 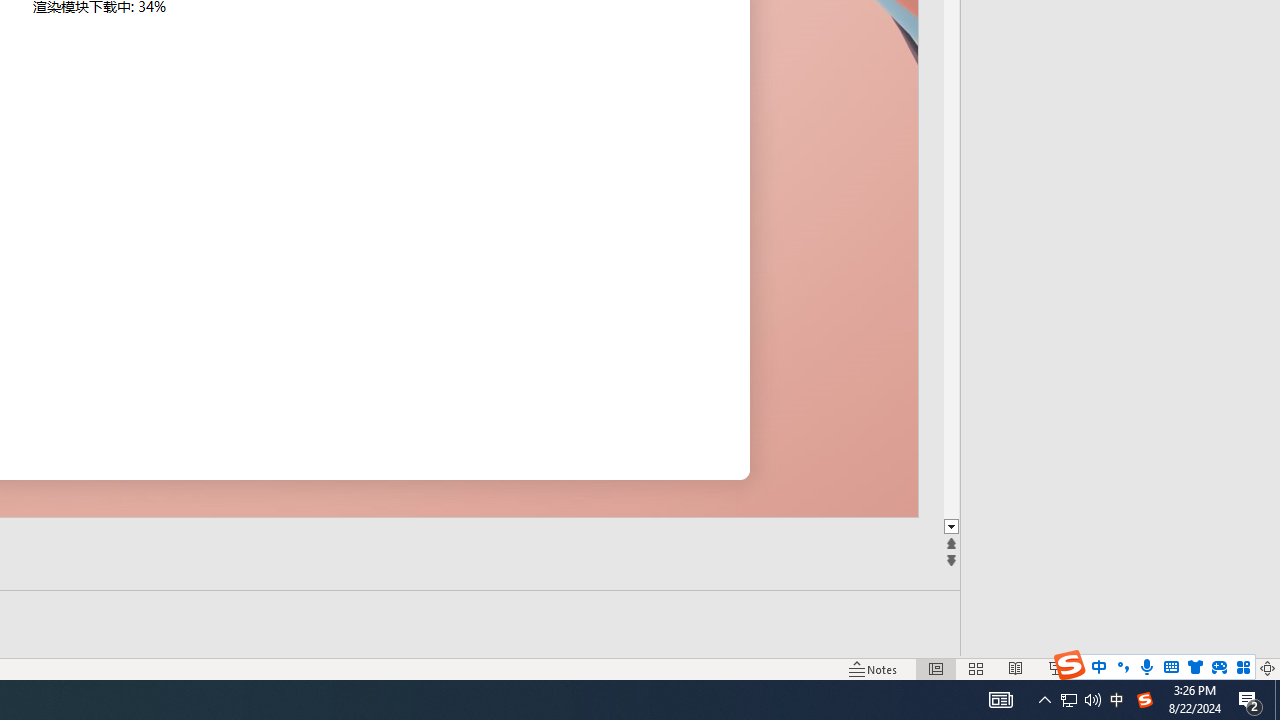 I want to click on 'Zoom 140%', so click(x=1233, y=669).